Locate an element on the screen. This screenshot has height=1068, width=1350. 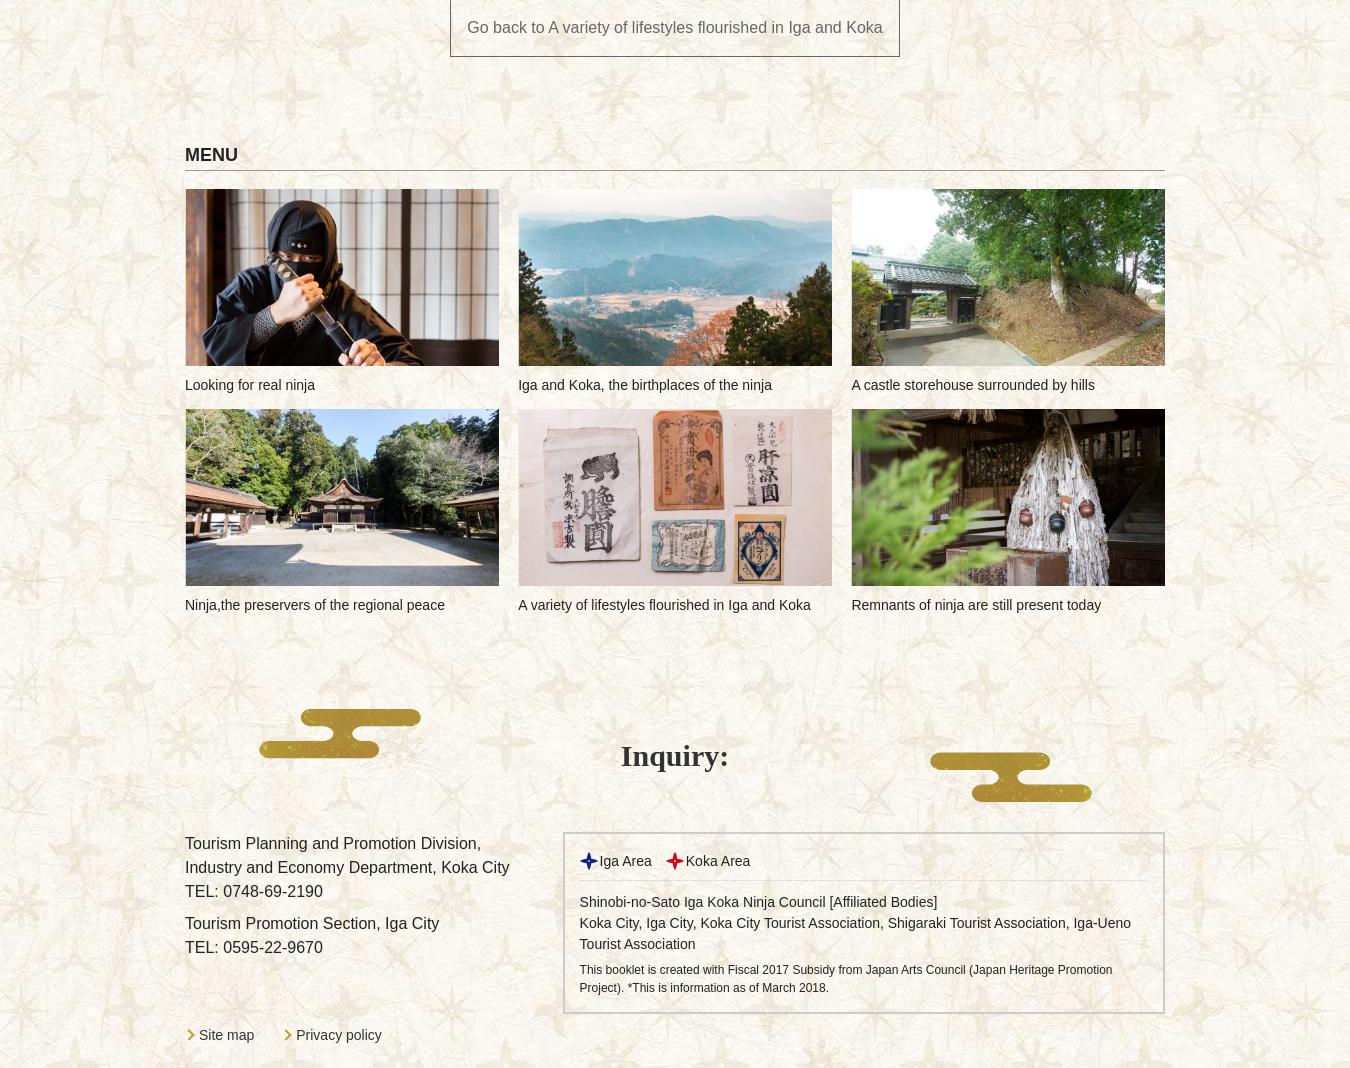
'Iga and Koka, the birthplaces of the ninja' is located at coordinates (644, 384).